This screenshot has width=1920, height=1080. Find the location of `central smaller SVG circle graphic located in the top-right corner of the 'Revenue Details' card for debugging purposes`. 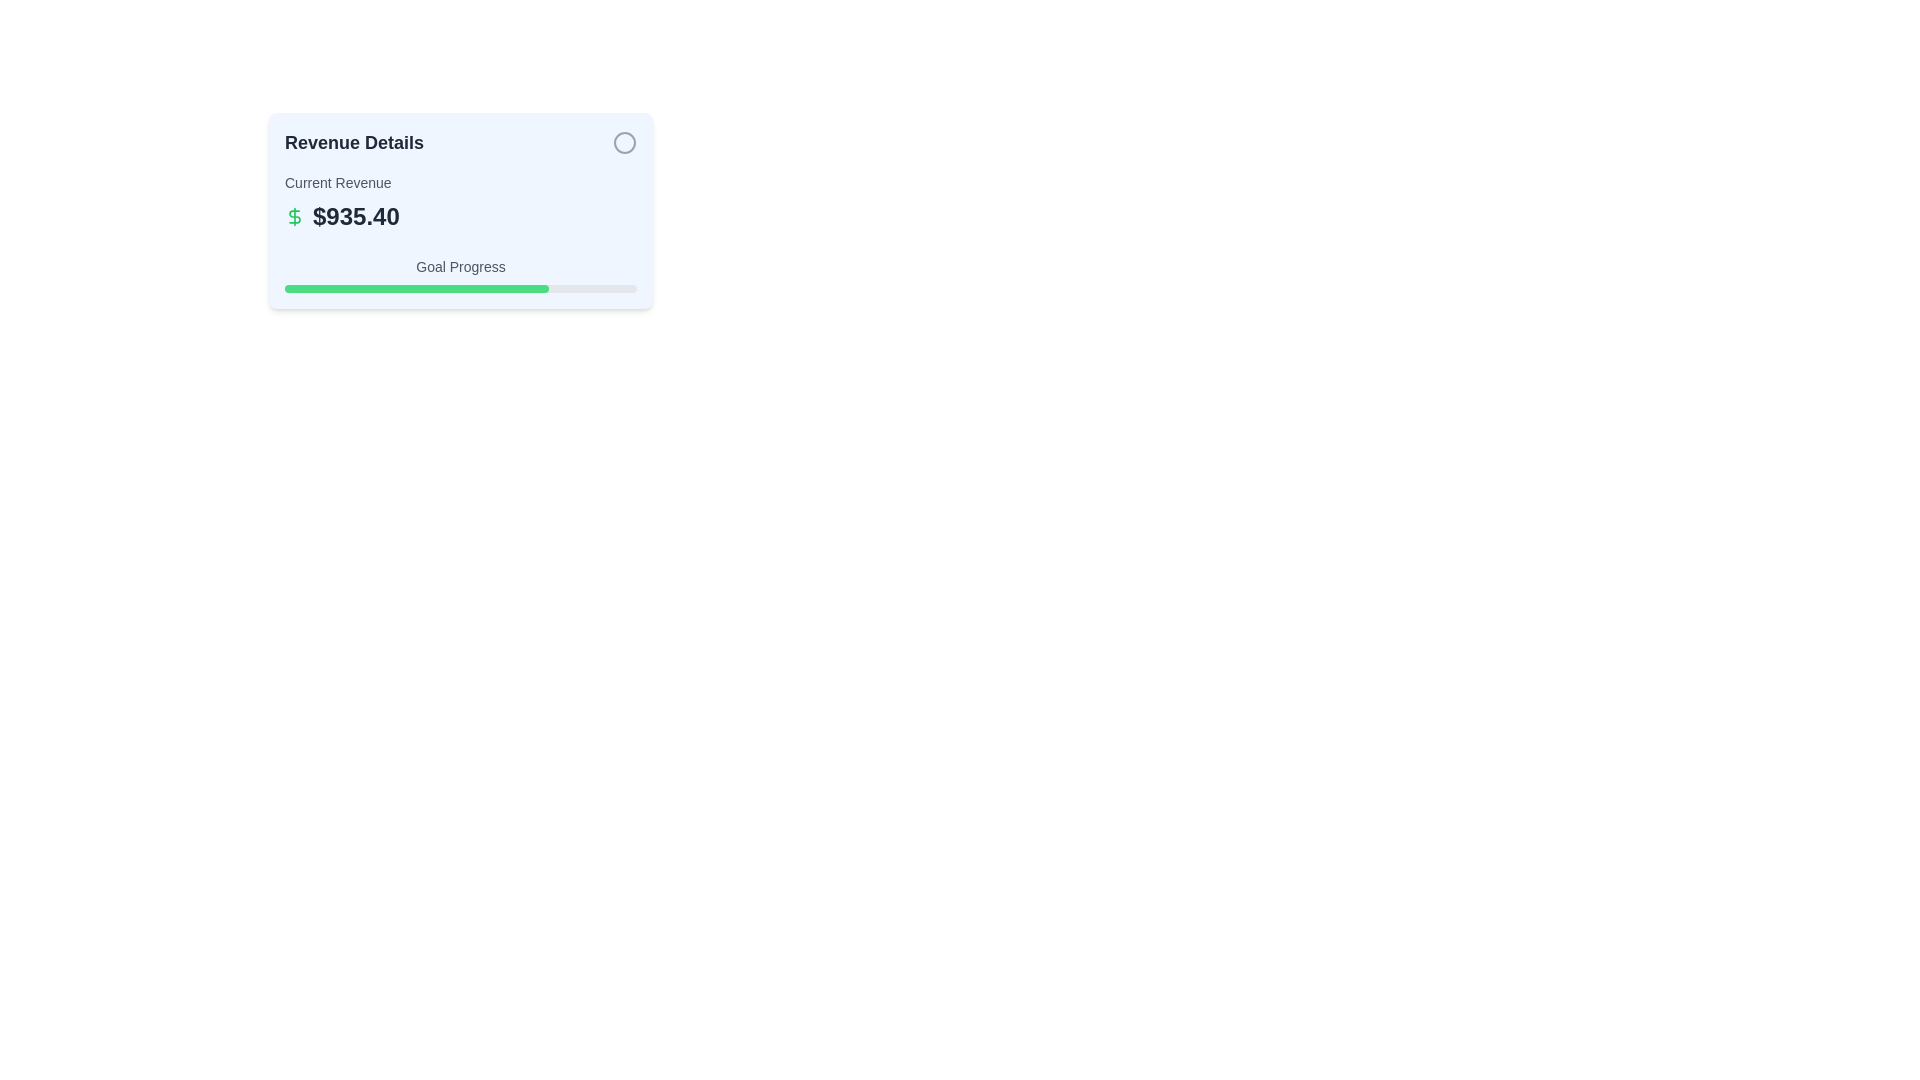

central smaller SVG circle graphic located in the top-right corner of the 'Revenue Details' card for debugging purposes is located at coordinates (623, 141).